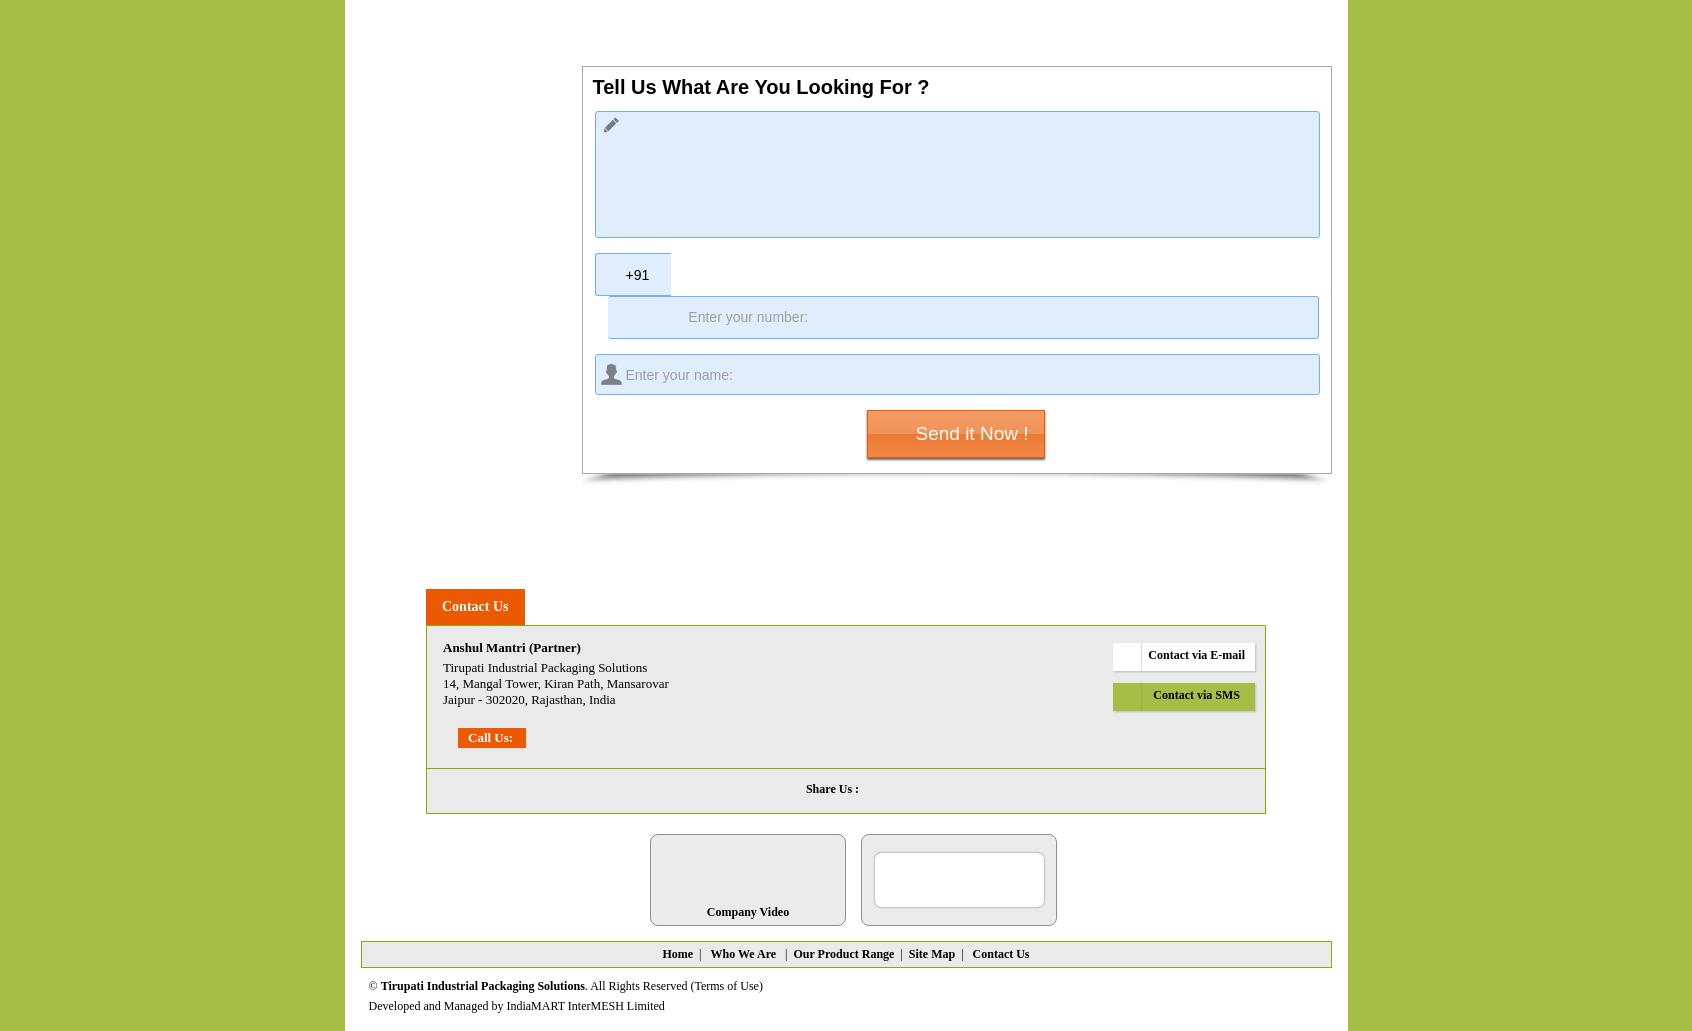 Image resolution: width=1692 pixels, height=1031 pixels. What do you see at coordinates (511, 647) in the screenshot?
I see `'Anshul Mantri (Partner)'` at bounding box center [511, 647].